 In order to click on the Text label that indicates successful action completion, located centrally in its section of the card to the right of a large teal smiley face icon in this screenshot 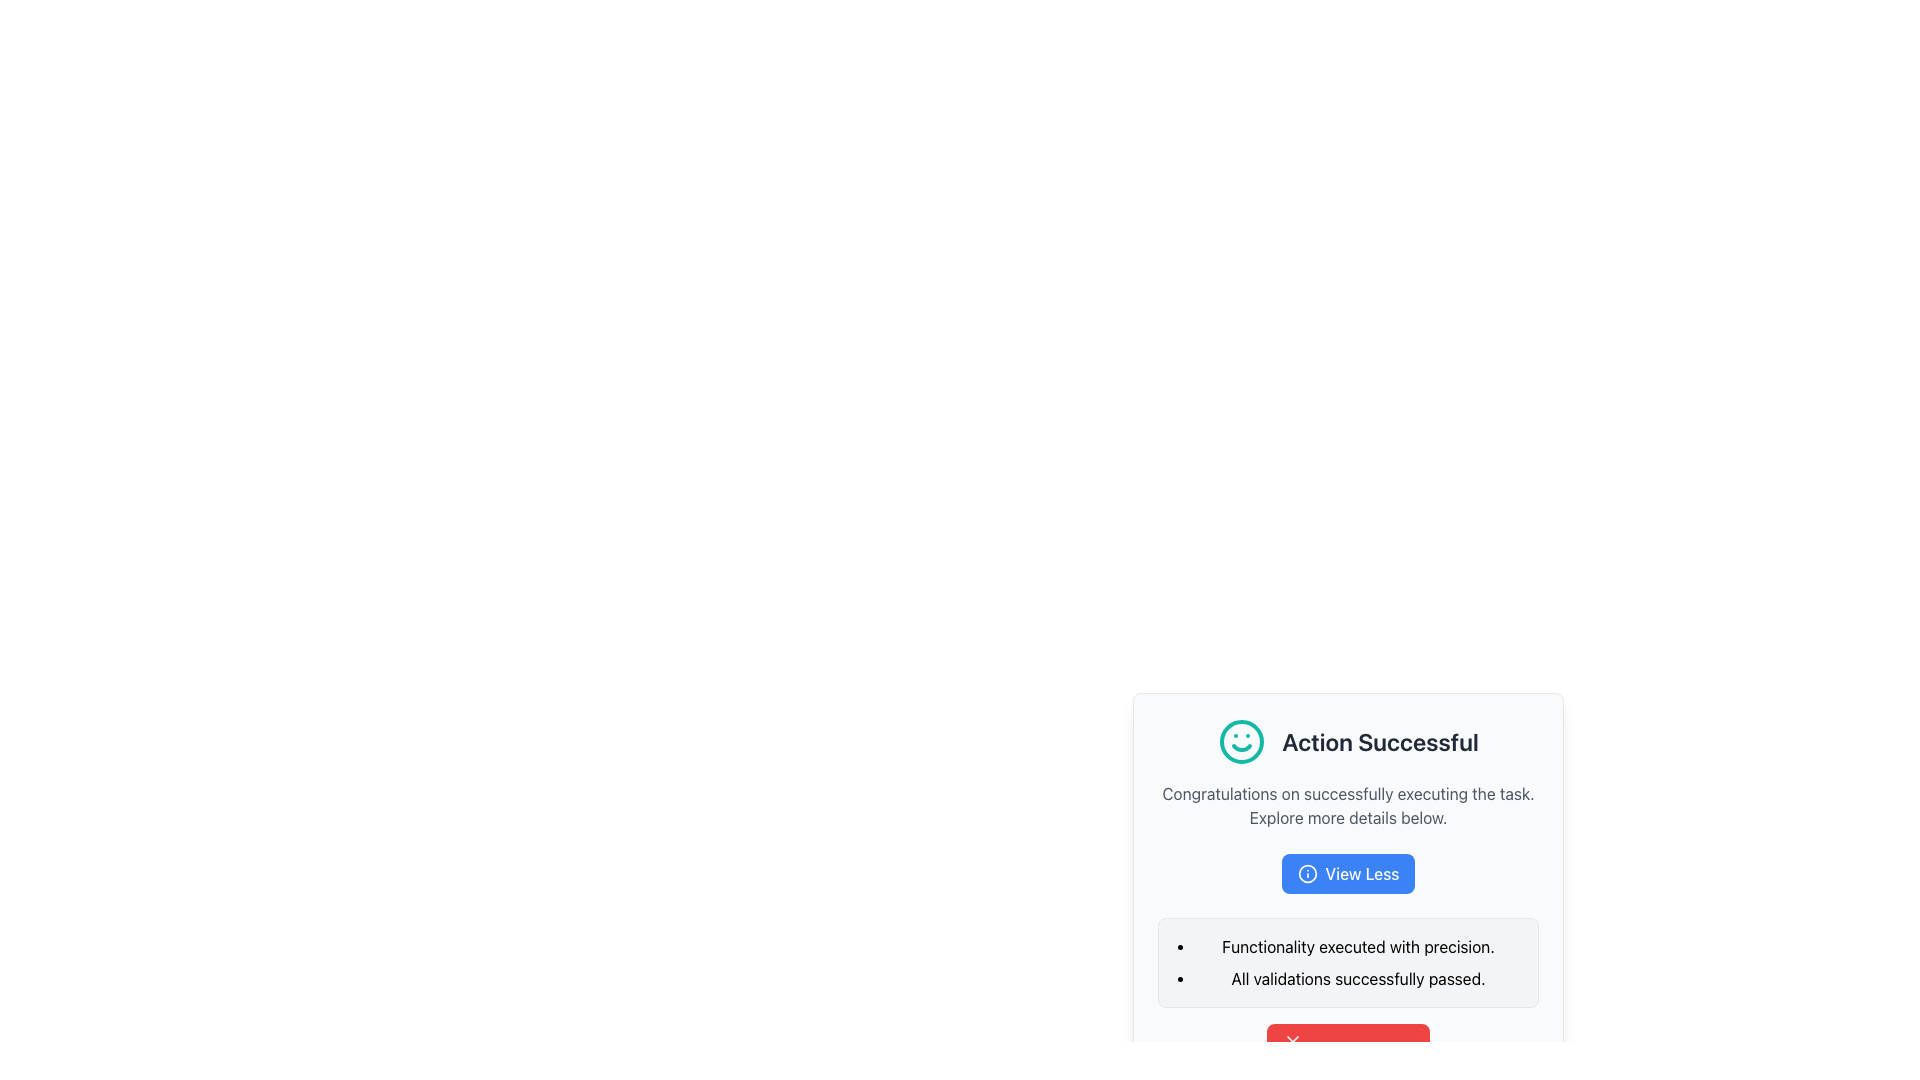, I will do `click(1379, 741)`.